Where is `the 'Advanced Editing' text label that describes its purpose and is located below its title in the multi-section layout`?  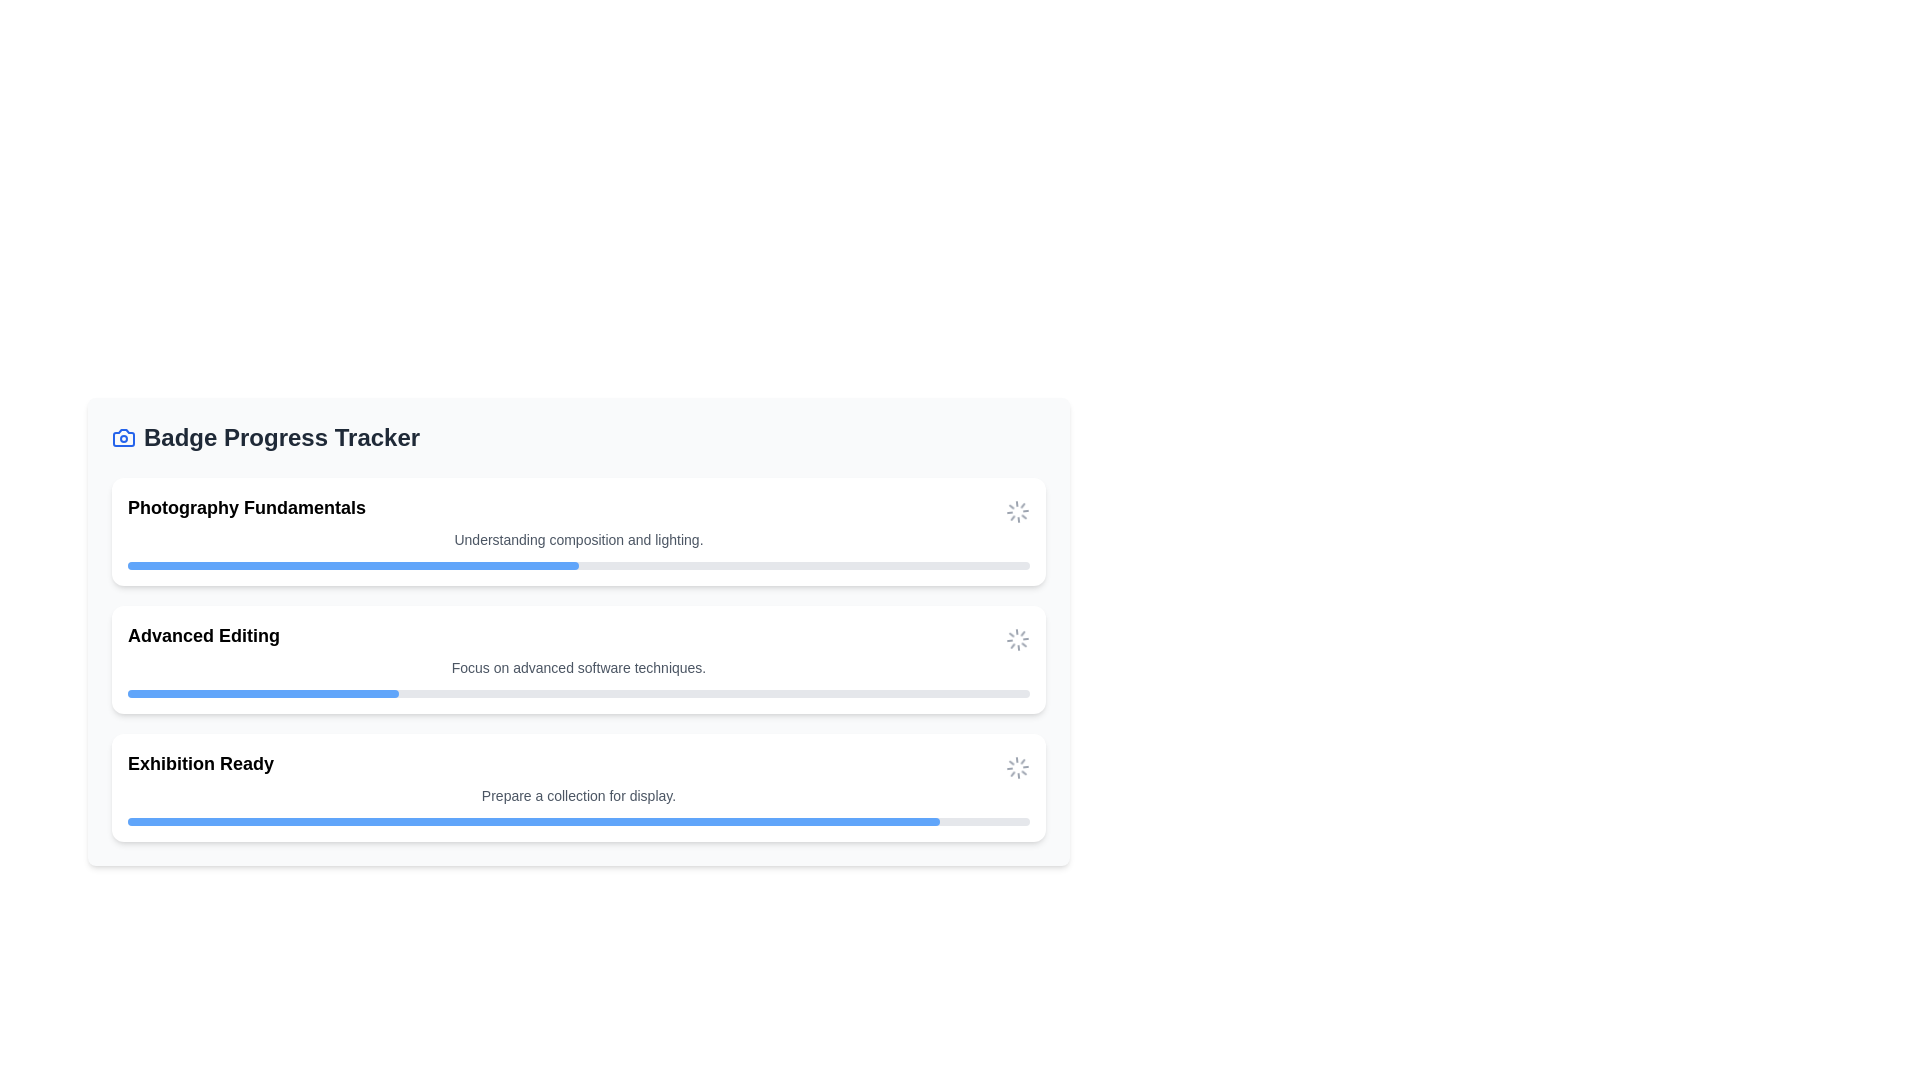 the 'Advanced Editing' text label that describes its purpose and is located below its title in the multi-section layout is located at coordinates (578, 667).